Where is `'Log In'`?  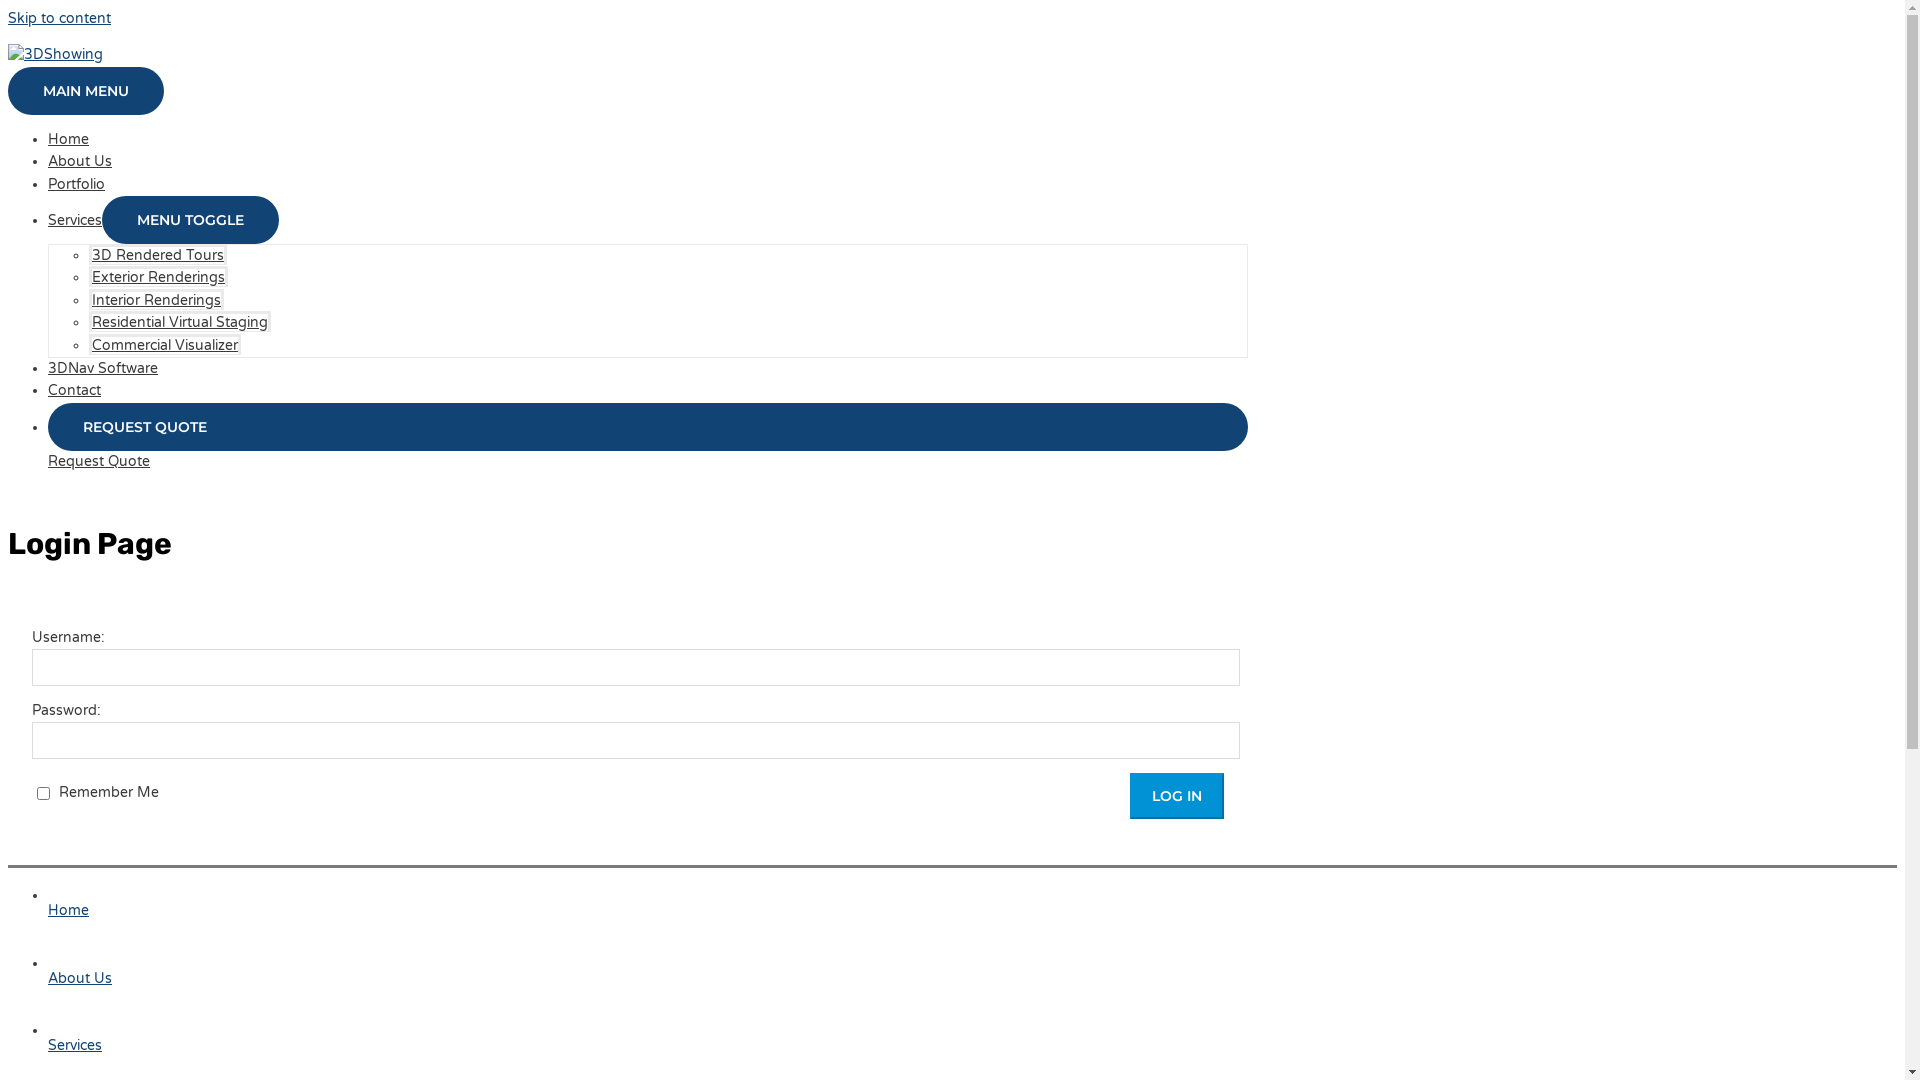 'Log In' is located at coordinates (1176, 794).